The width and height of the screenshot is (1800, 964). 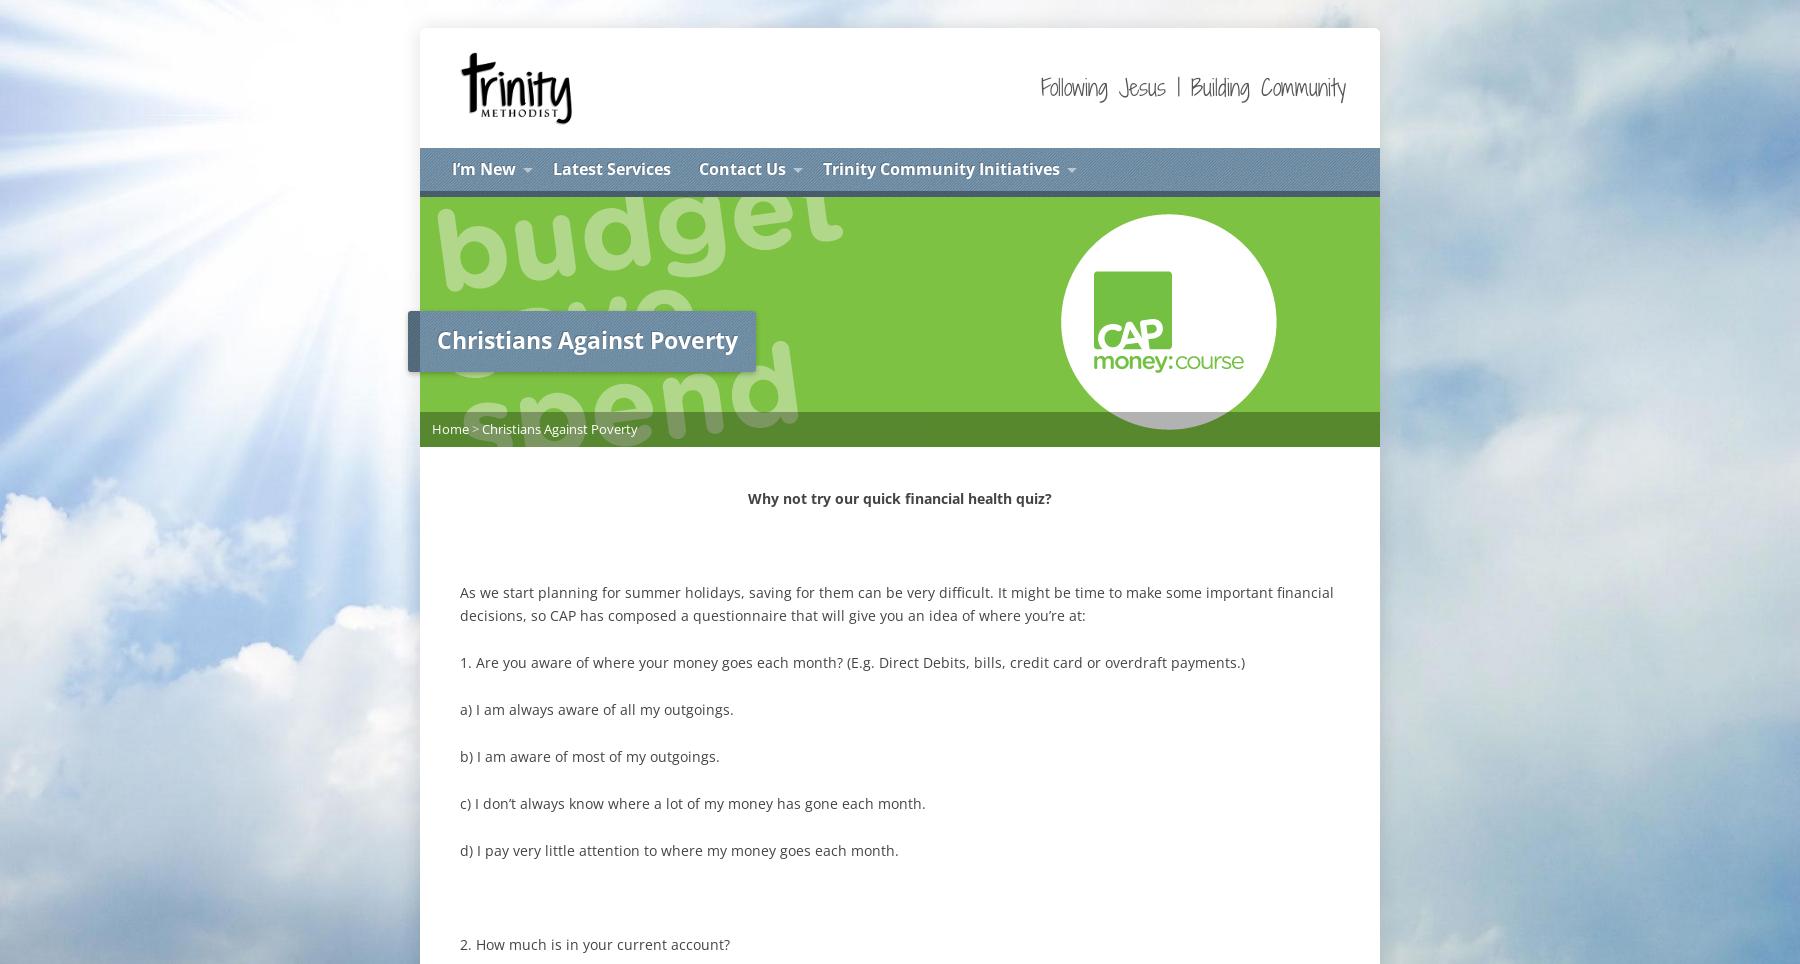 What do you see at coordinates (741, 167) in the screenshot?
I see `'Contact Us'` at bounding box center [741, 167].